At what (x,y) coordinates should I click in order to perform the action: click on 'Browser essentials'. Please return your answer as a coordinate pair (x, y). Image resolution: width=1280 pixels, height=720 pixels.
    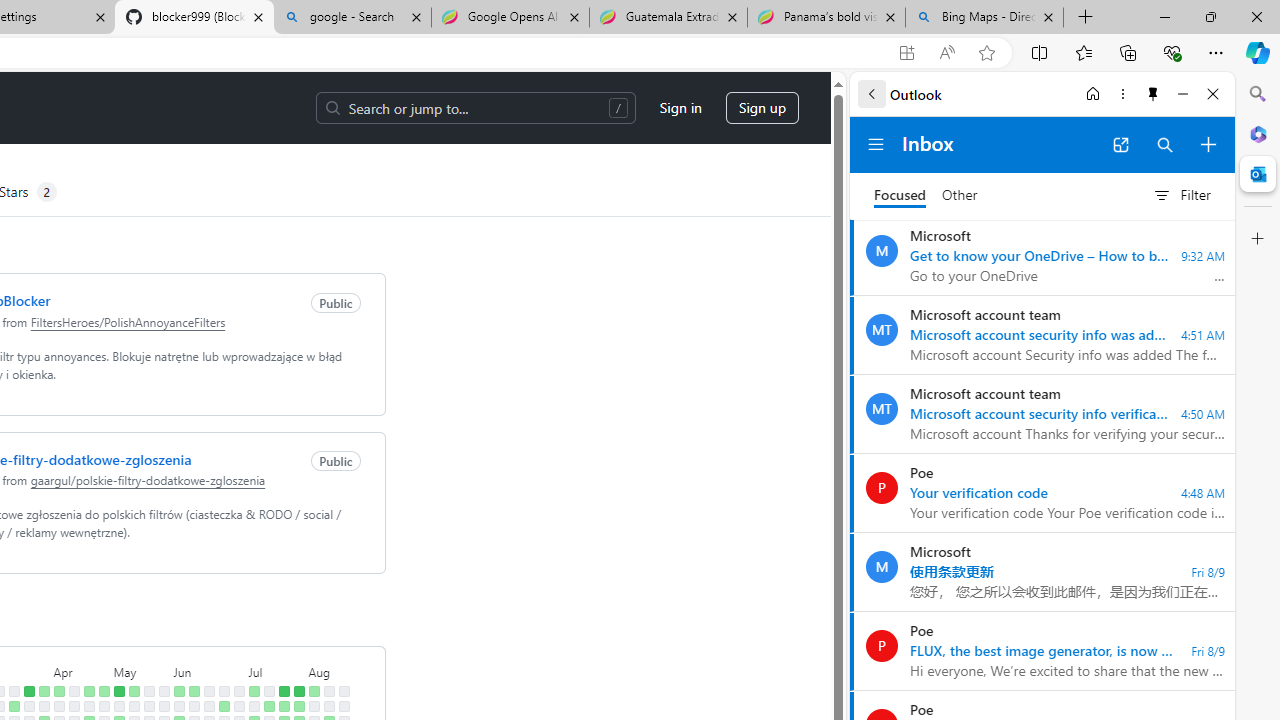
    Looking at the image, I should click on (1171, 51).